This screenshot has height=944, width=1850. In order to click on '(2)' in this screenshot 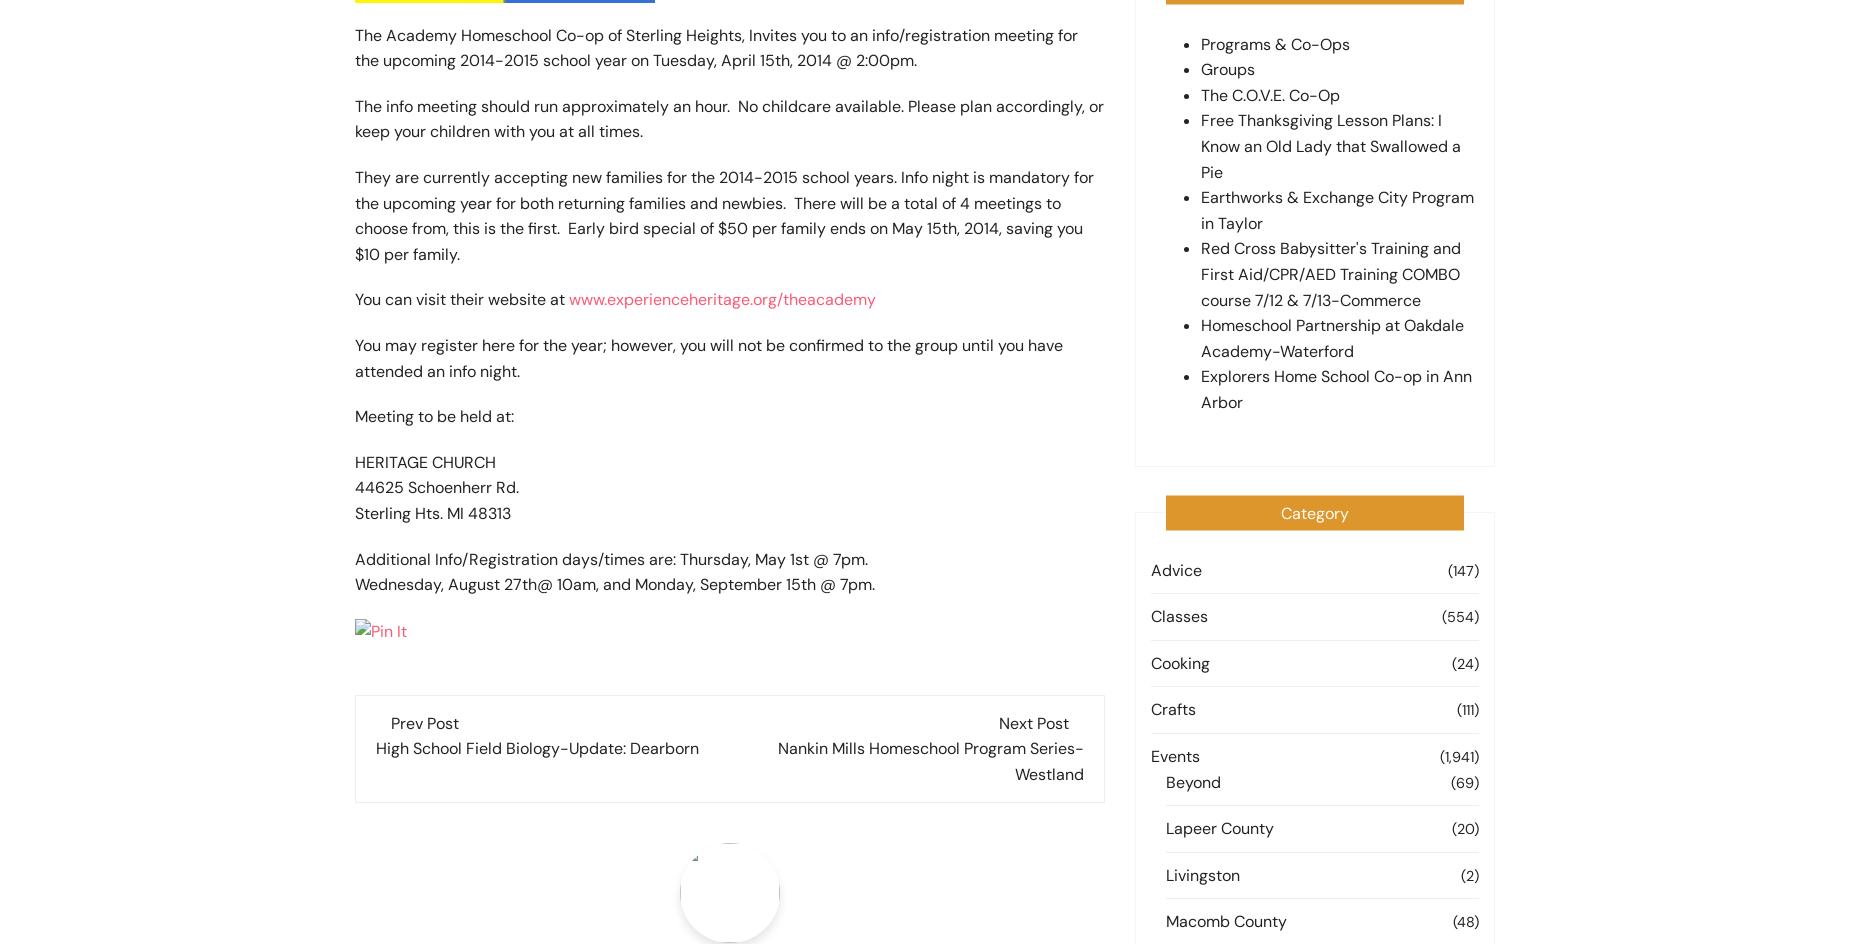, I will do `click(1460, 874)`.